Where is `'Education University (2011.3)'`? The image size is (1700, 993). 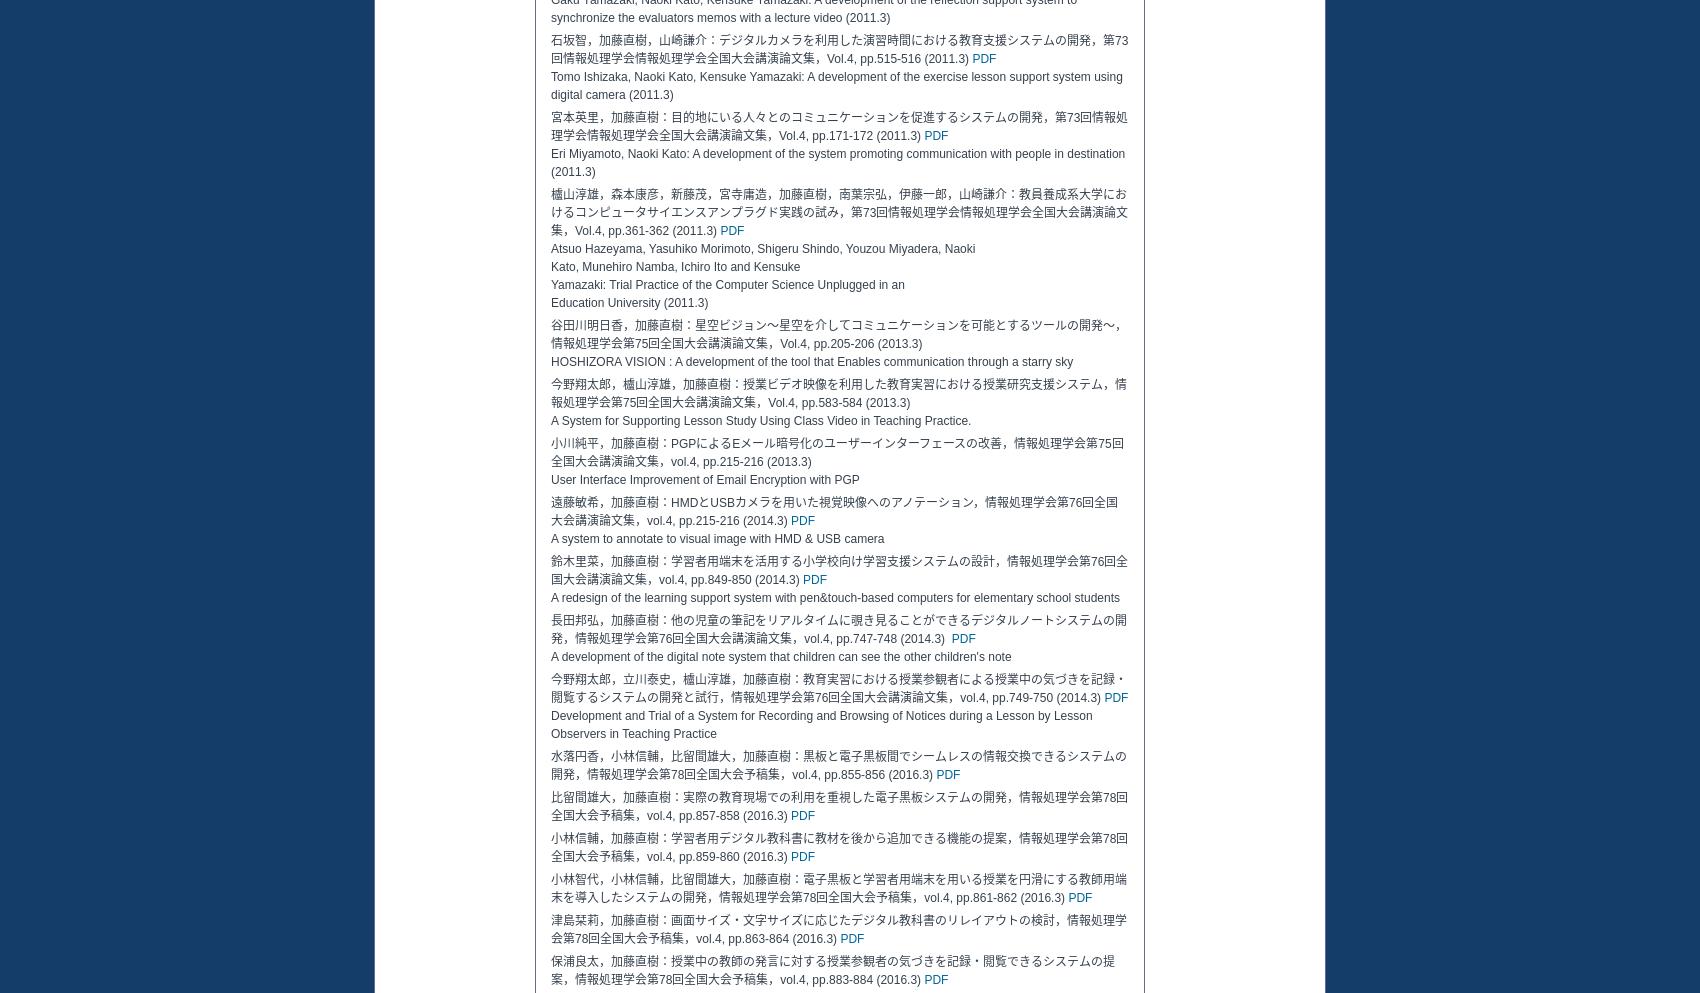 'Education University (2011.3)' is located at coordinates (628, 302).